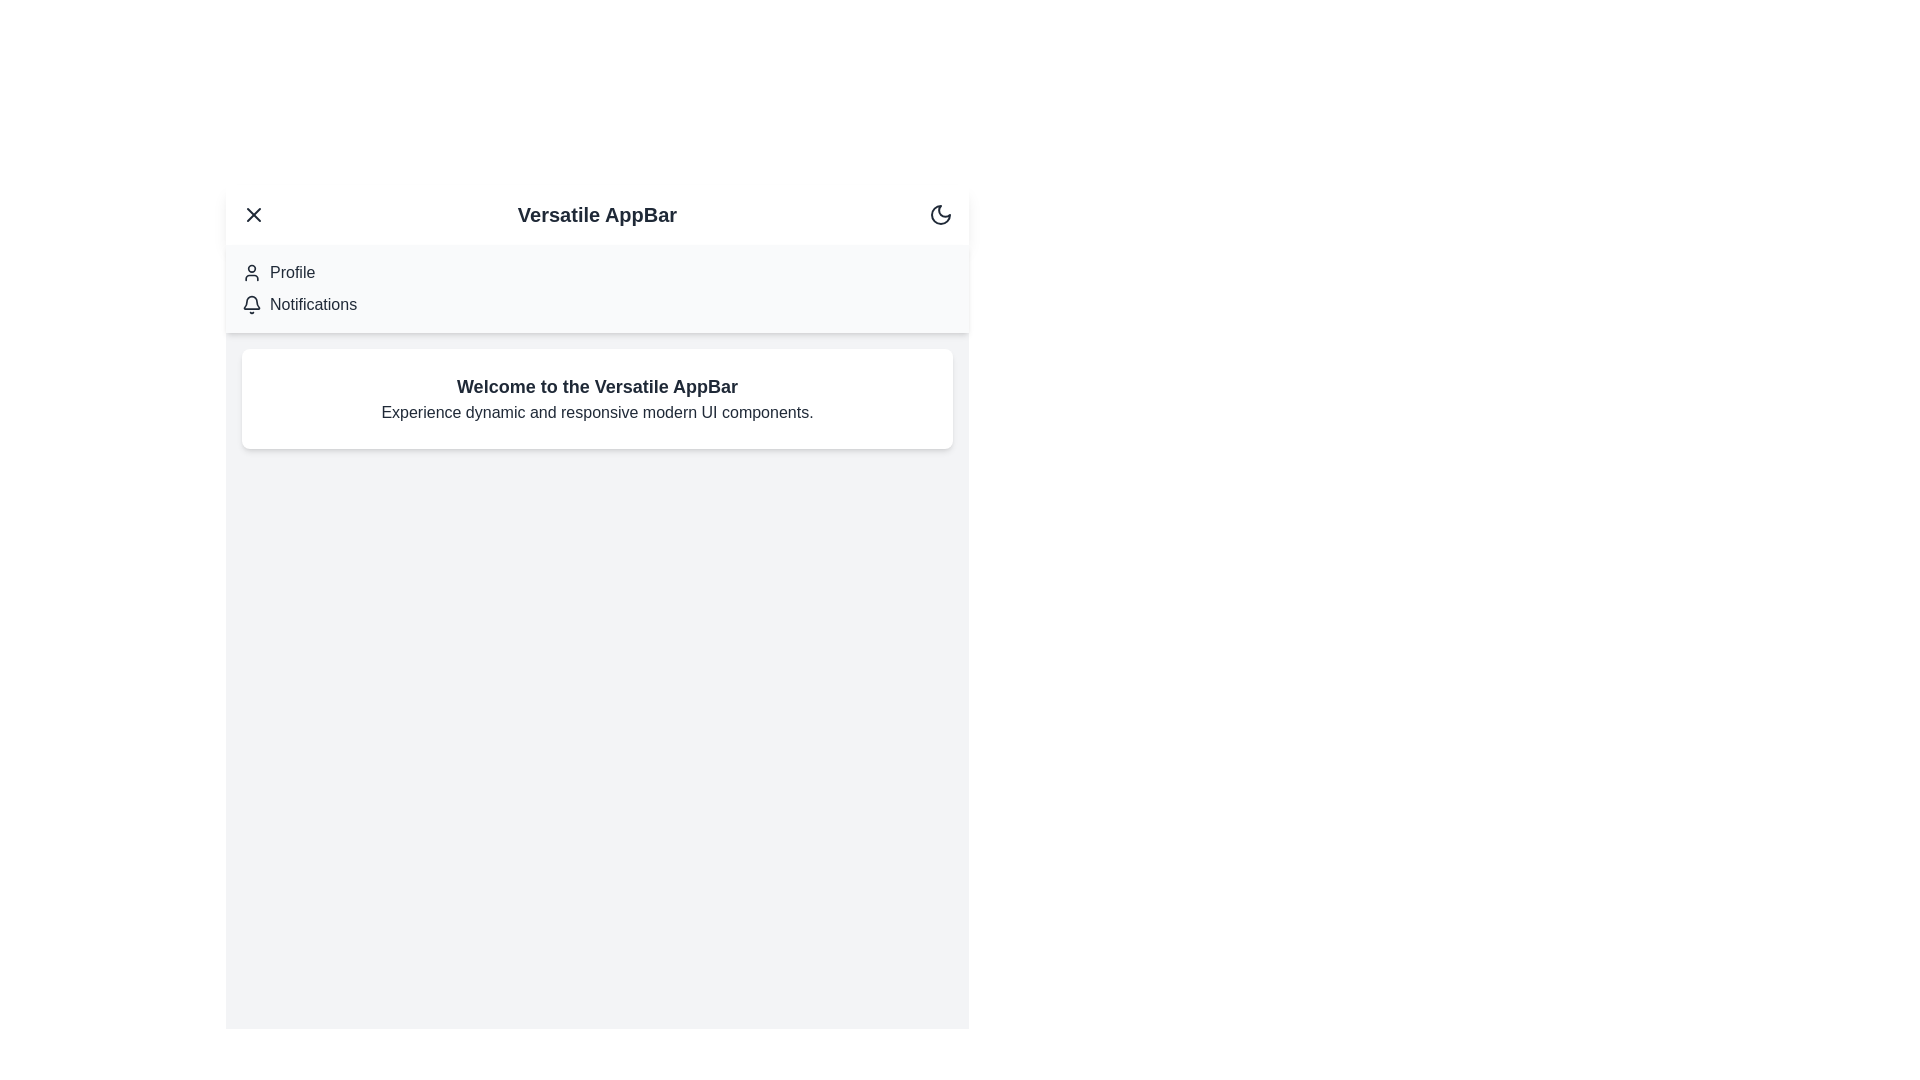  I want to click on the menu toggle button to toggle the menu visibility, so click(253, 215).